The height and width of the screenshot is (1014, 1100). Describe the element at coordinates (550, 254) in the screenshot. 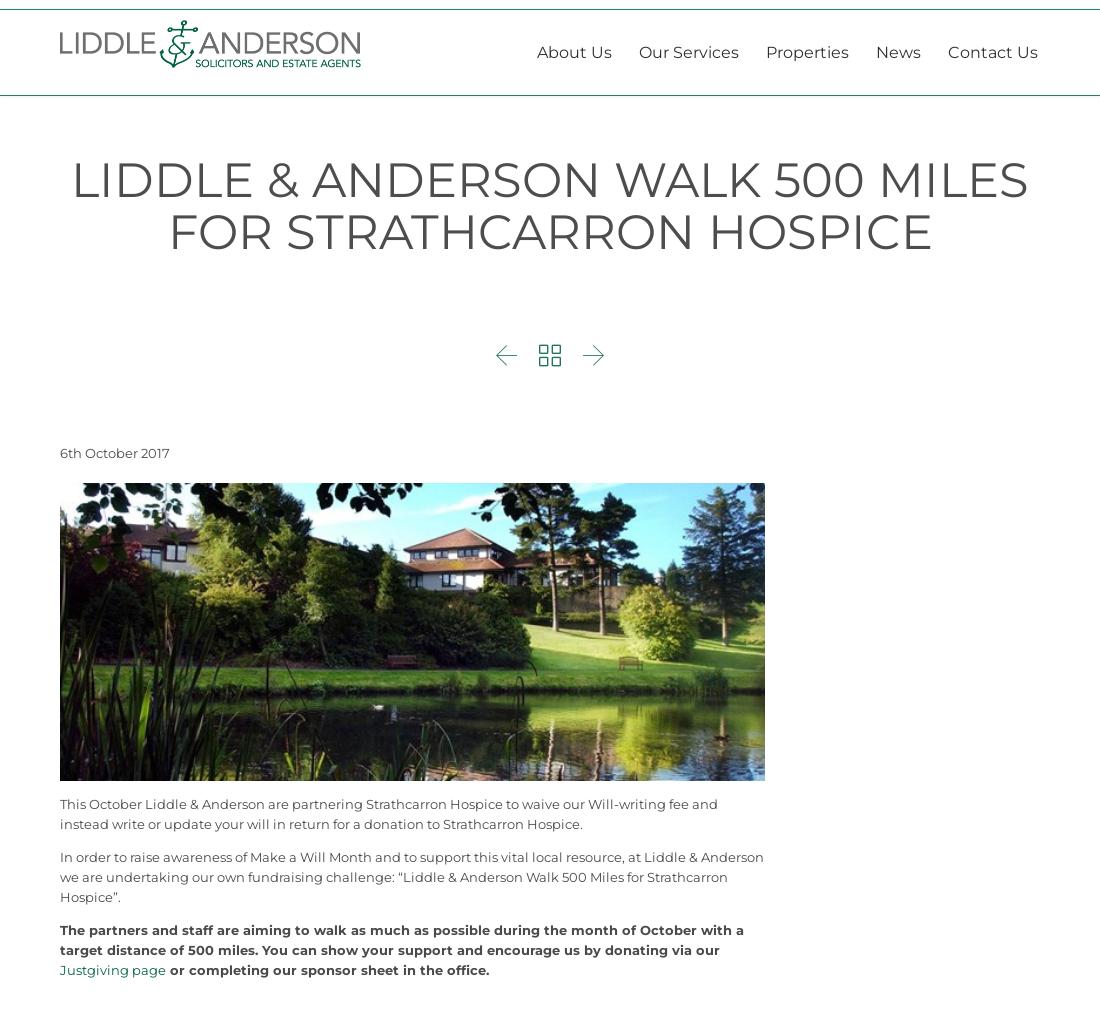

I see `'LIDDLE & ANDERSON WALK 500 MILES FOR STRATHCARRON HOSPICE'` at that location.